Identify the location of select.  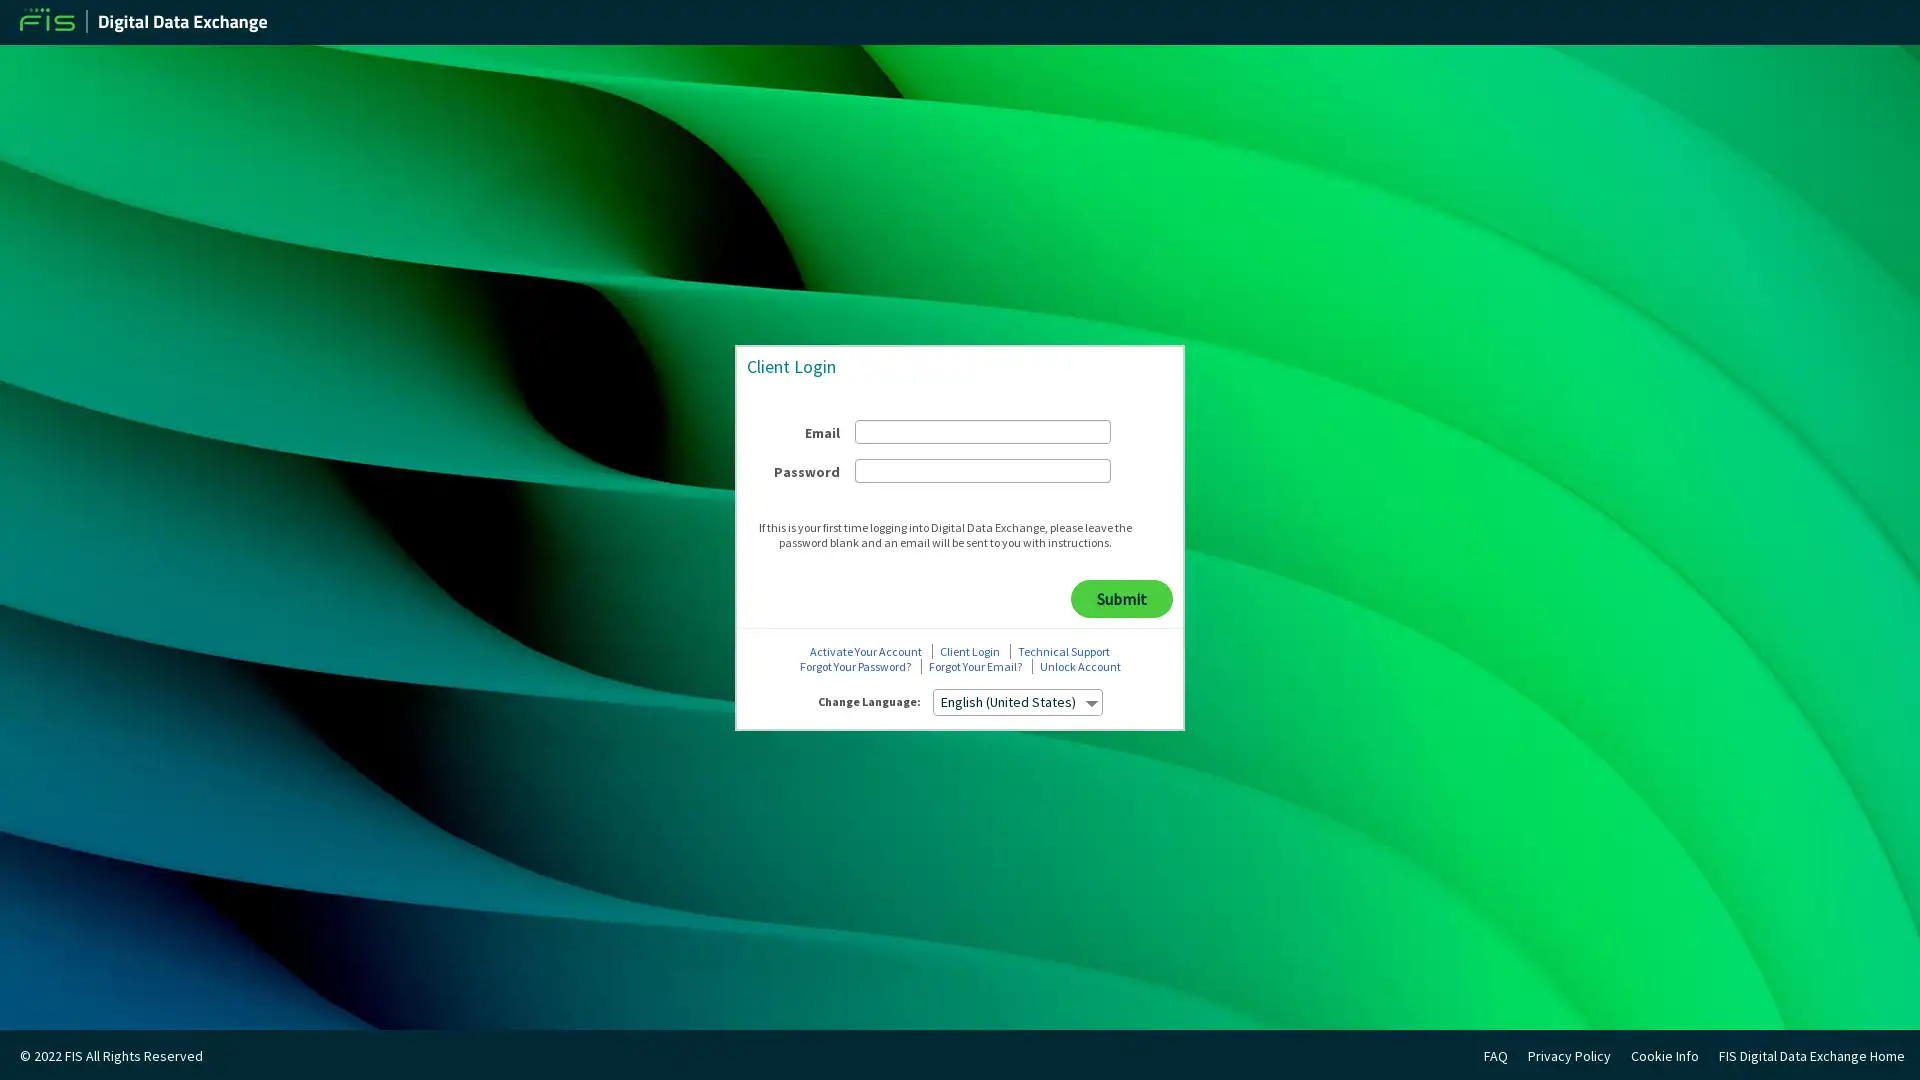
(1088, 700).